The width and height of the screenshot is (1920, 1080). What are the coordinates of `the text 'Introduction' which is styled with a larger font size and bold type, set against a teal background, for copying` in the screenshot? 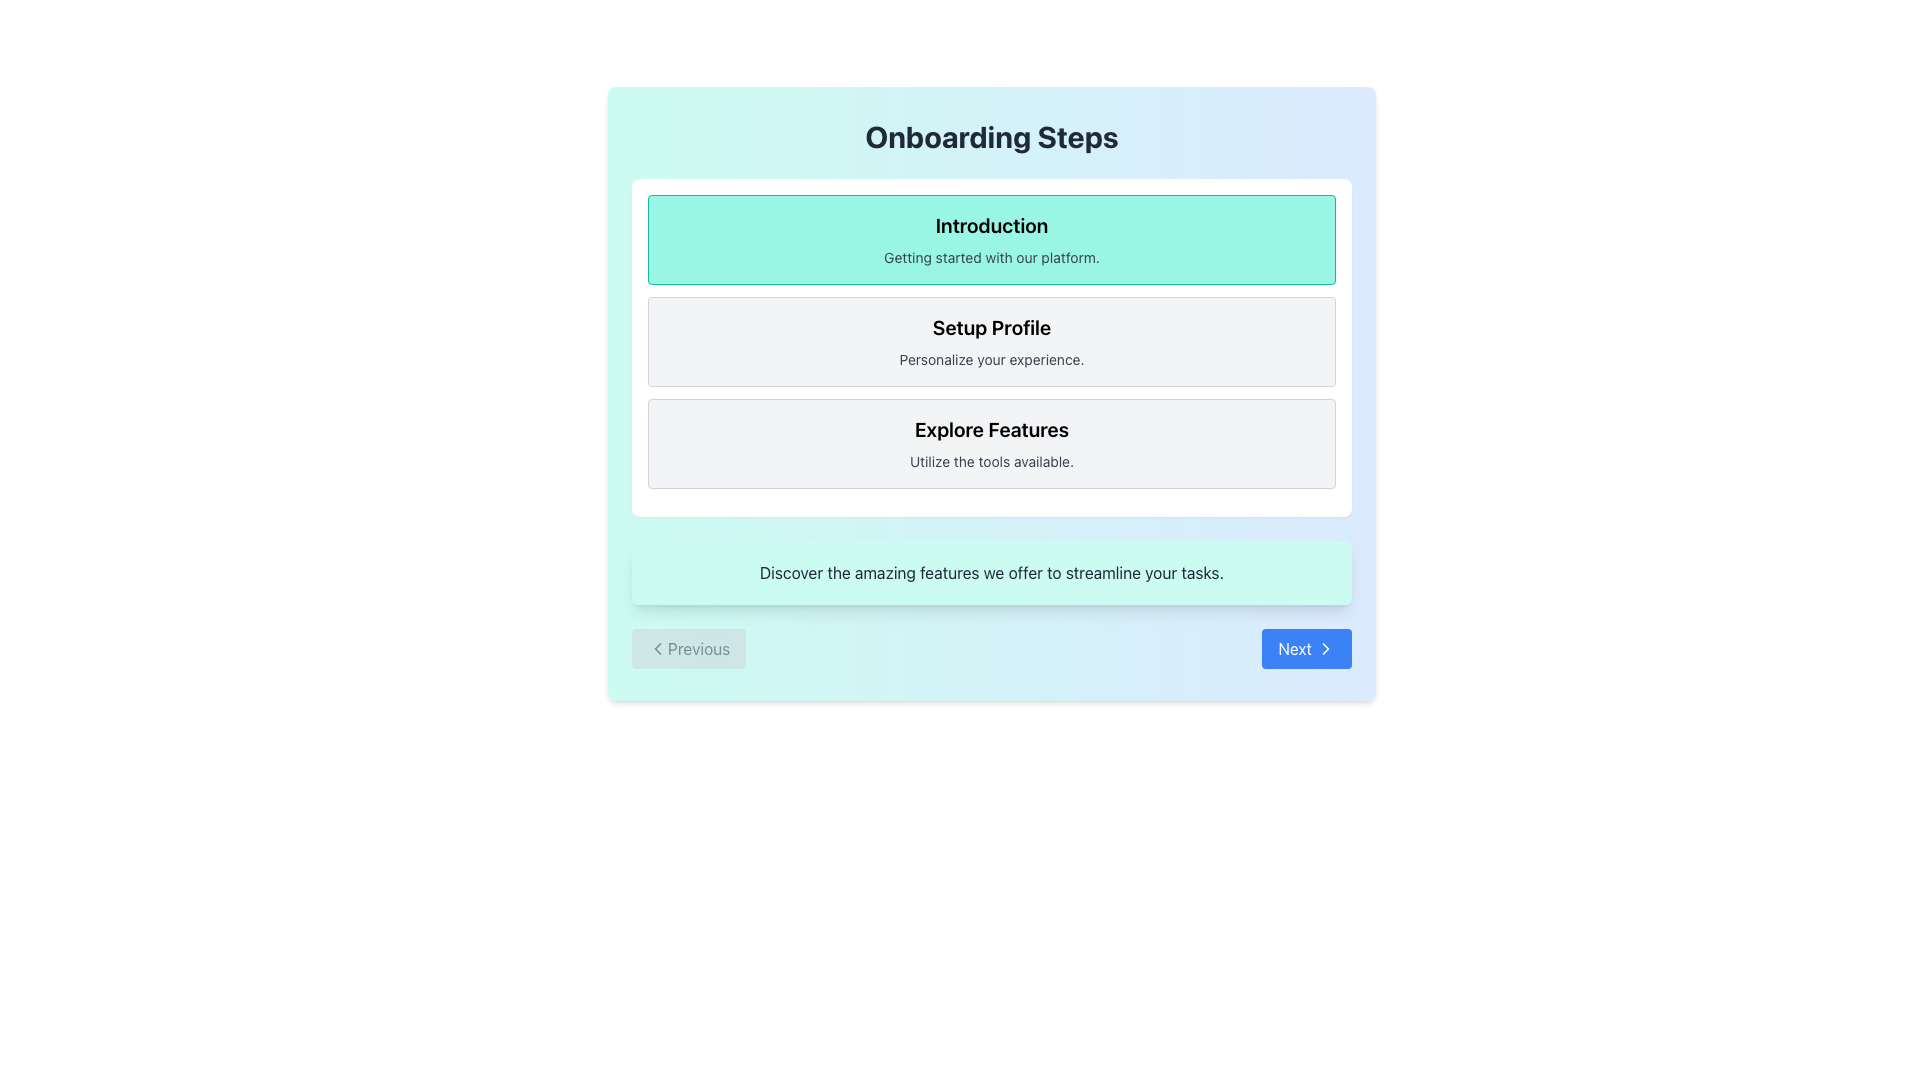 It's located at (992, 225).